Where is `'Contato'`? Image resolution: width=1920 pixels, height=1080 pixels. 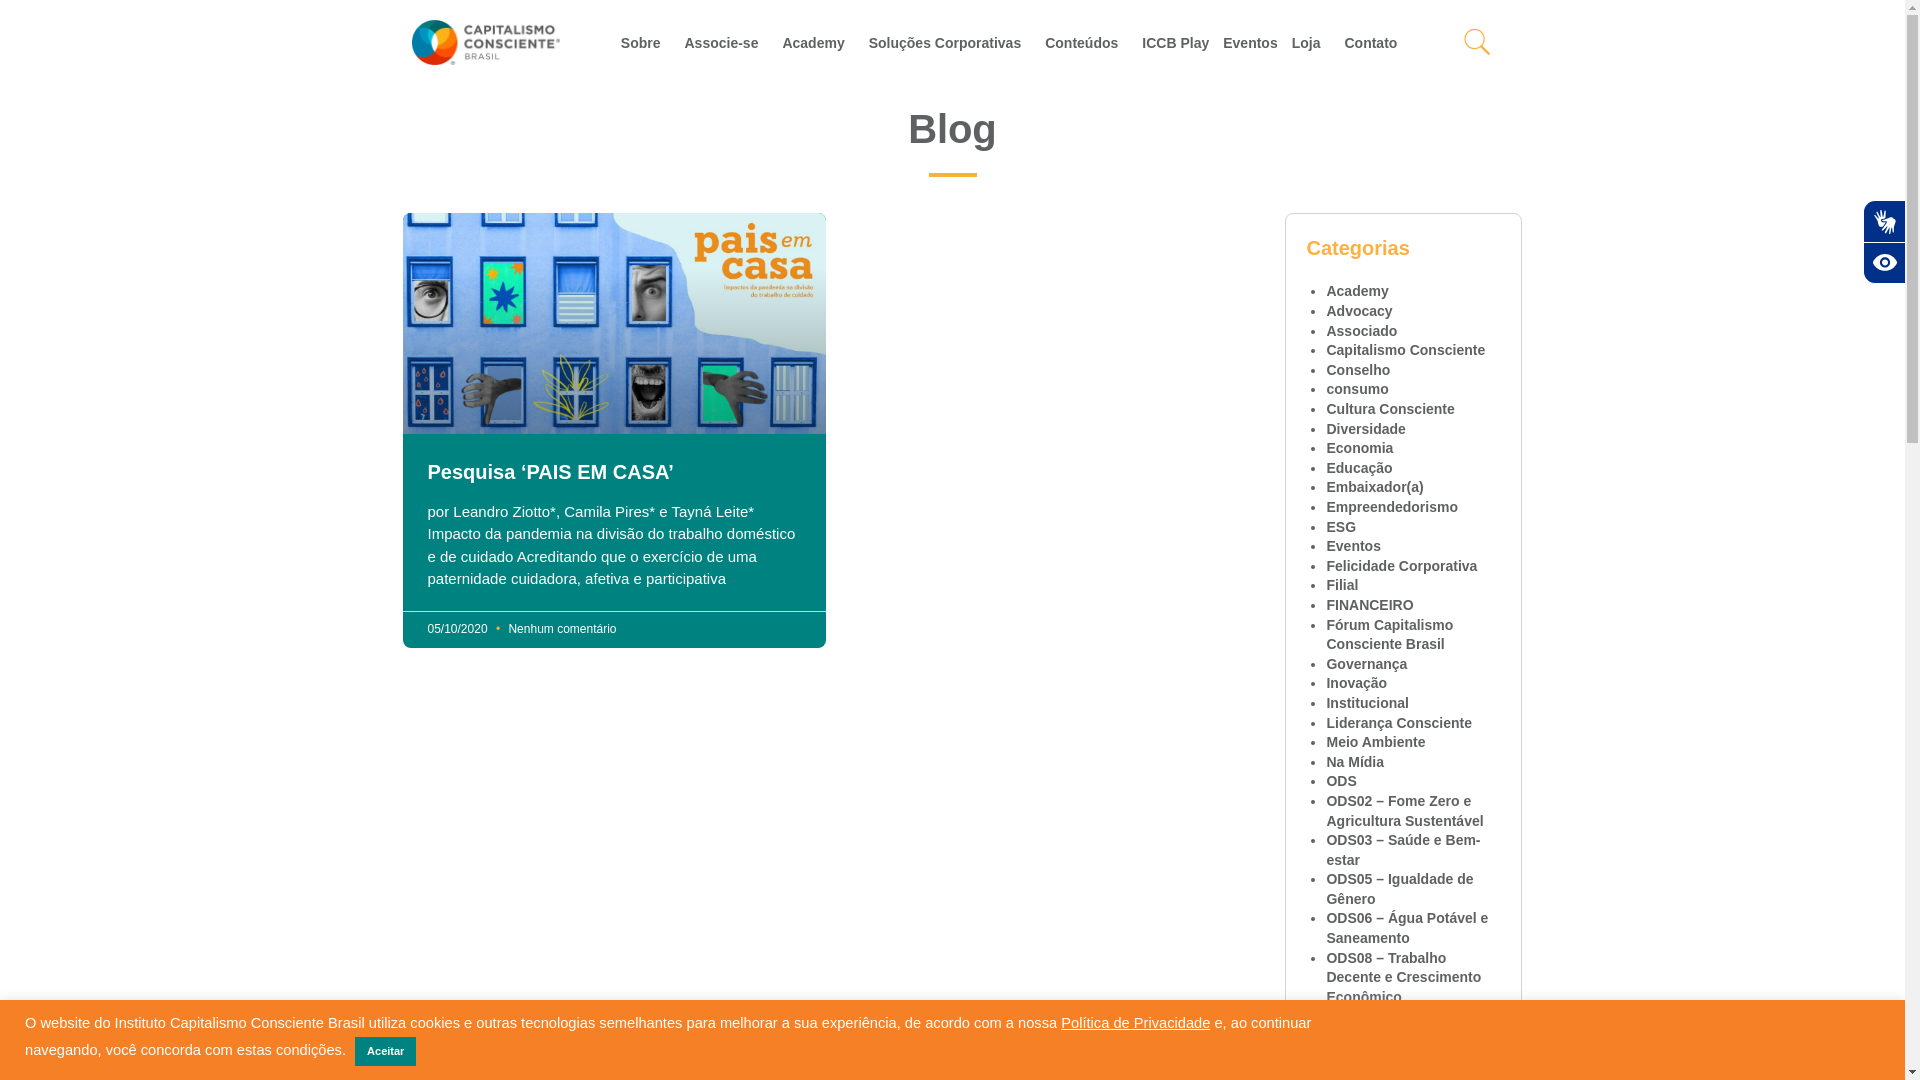
'Contato' is located at coordinates (1374, 42).